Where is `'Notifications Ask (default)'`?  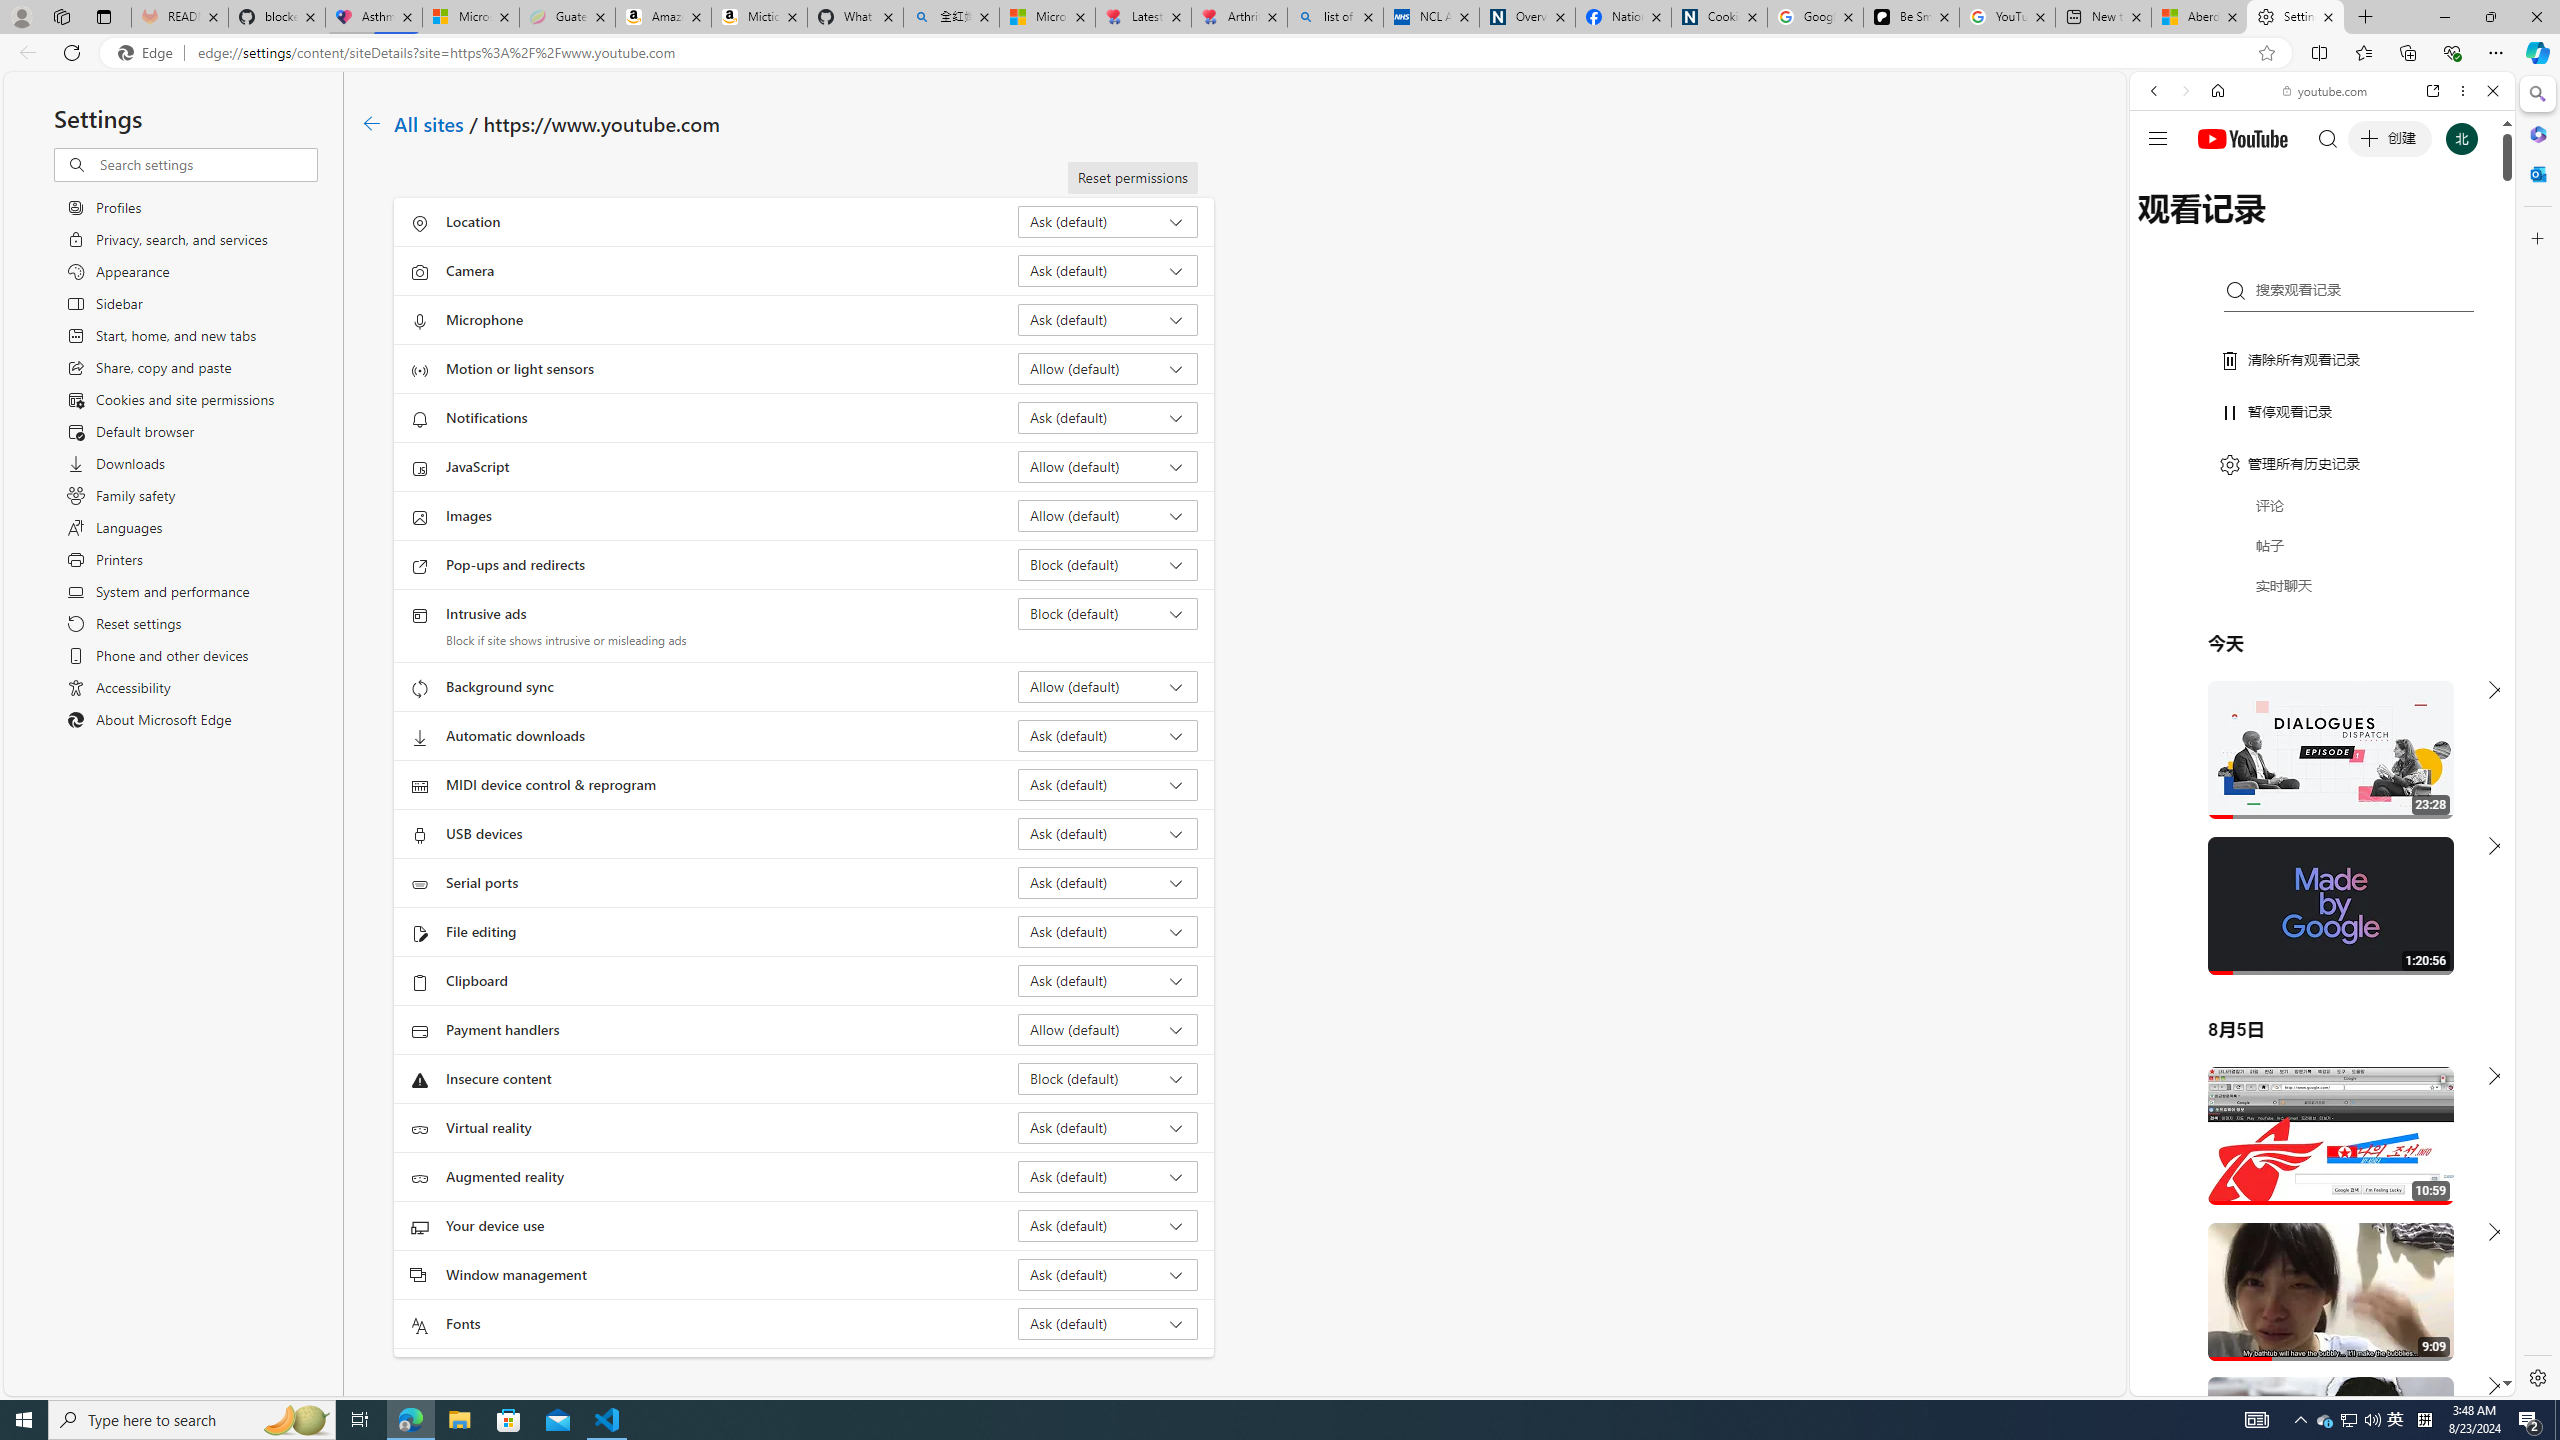
'Notifications Ask (default)' is located at coordinates (1108, 417).